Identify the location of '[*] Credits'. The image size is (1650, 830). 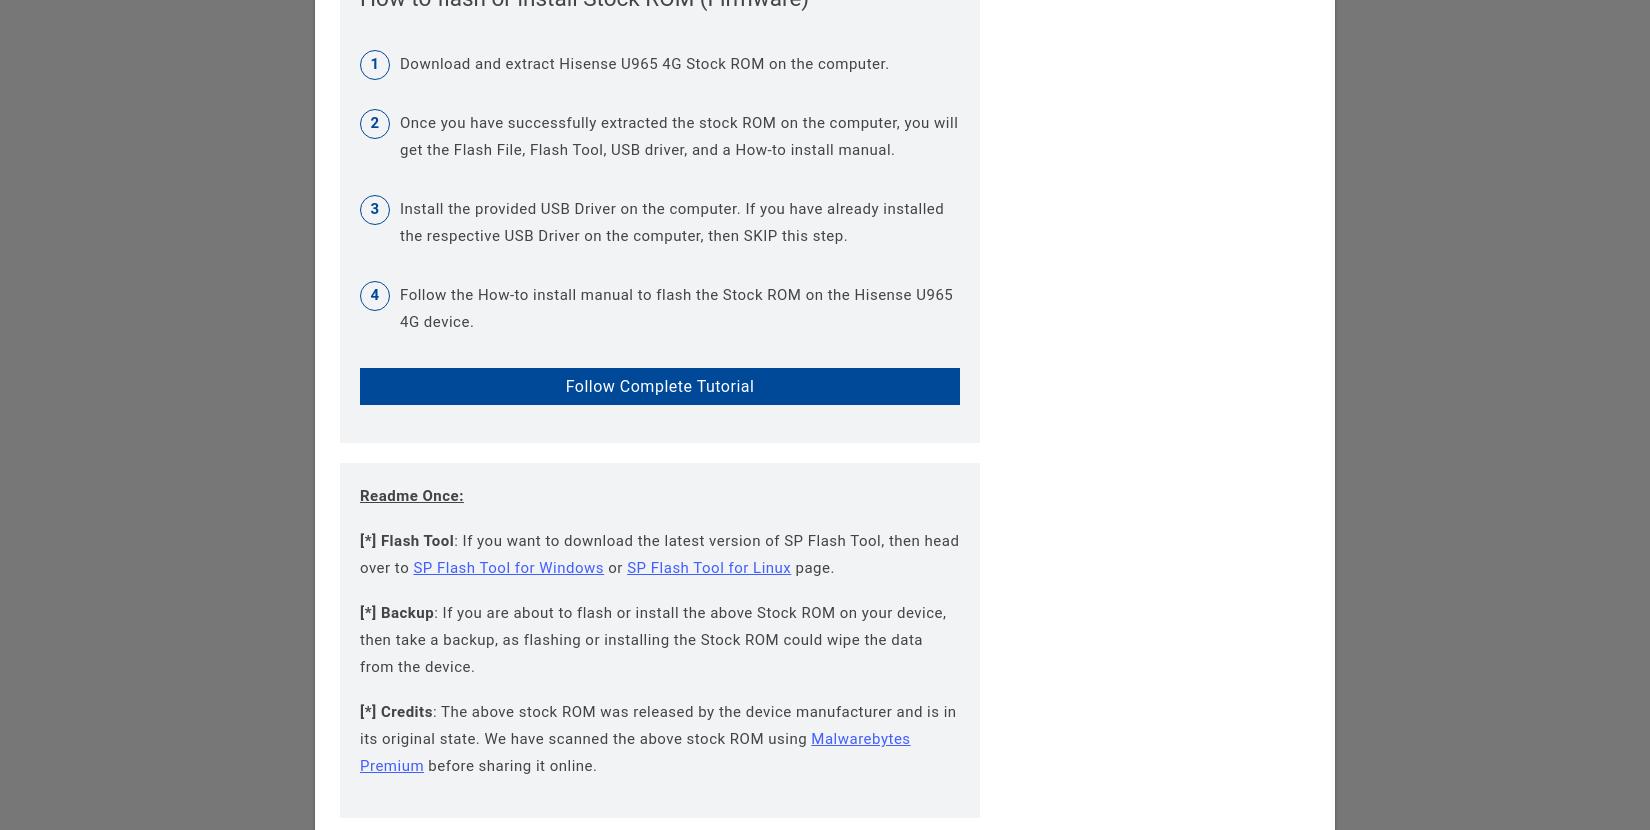
(396, 710).